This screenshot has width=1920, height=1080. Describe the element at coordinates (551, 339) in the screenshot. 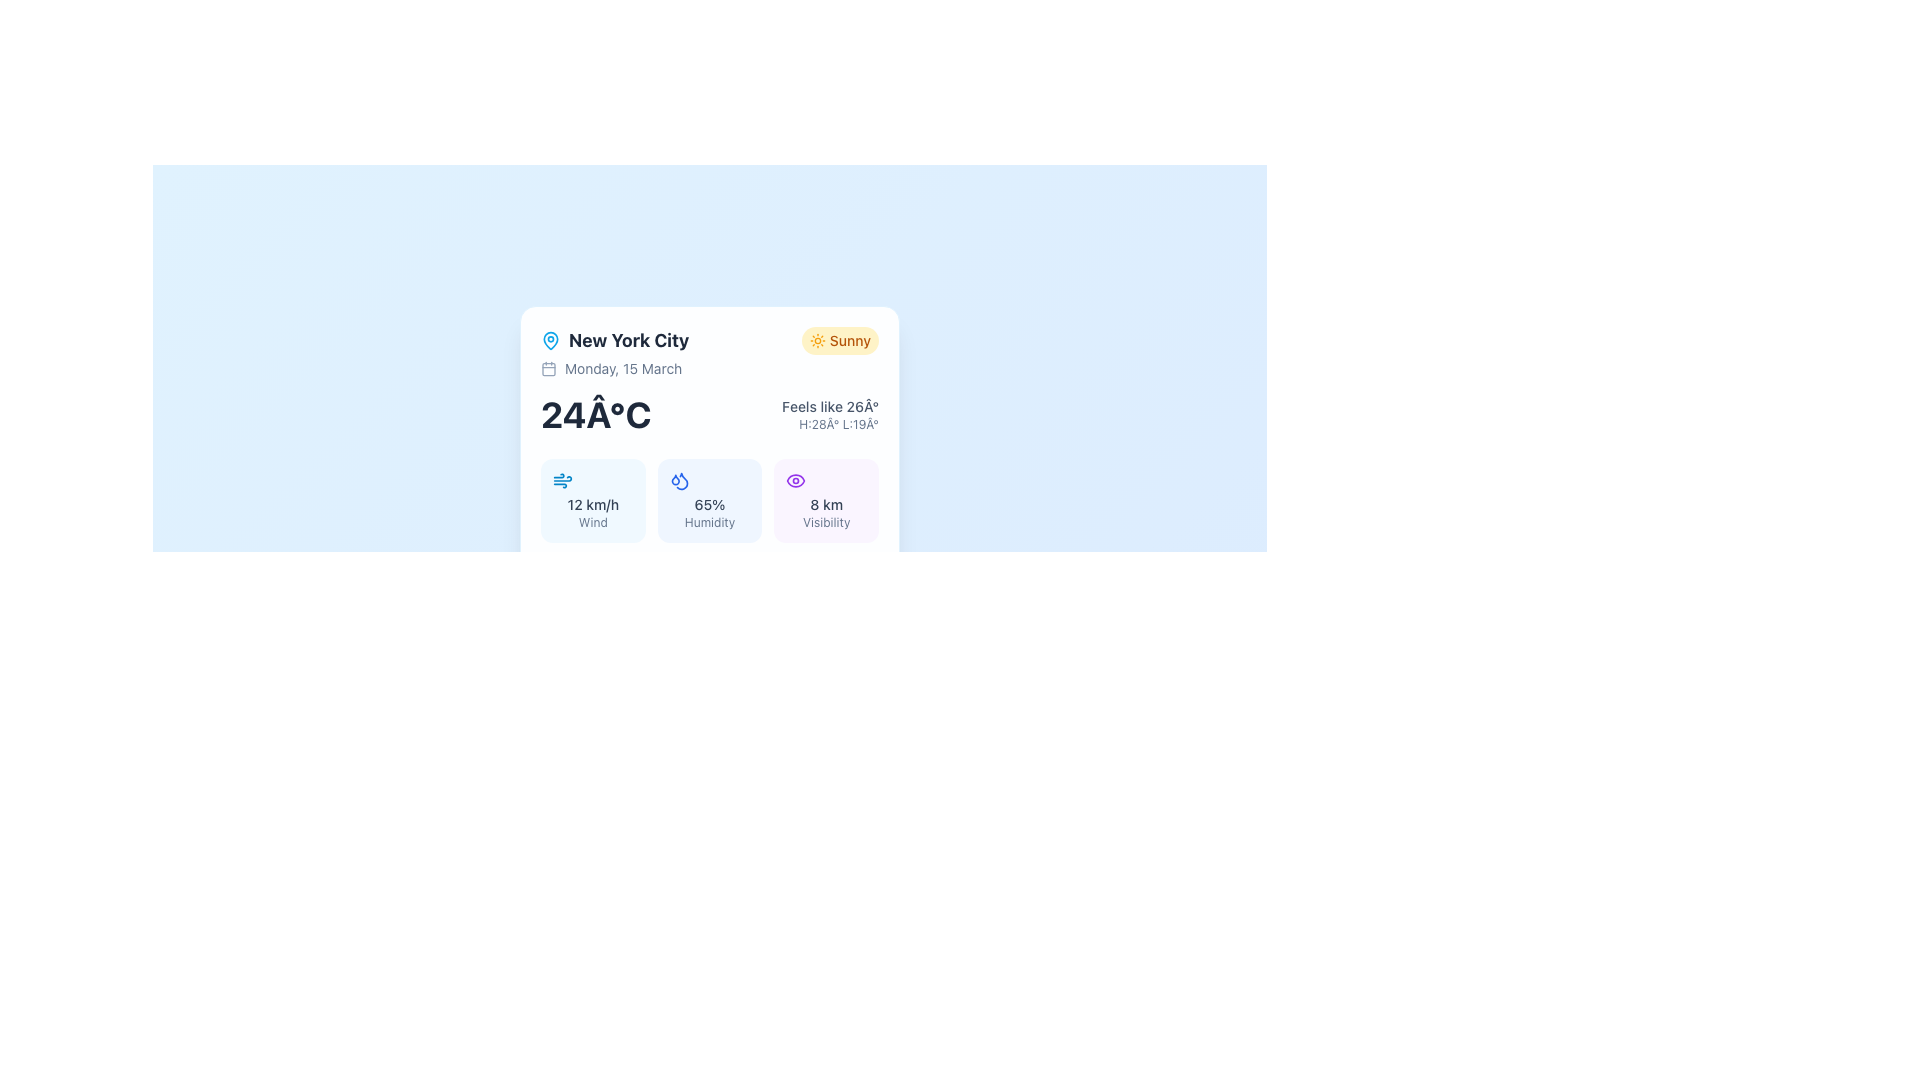

I see `the small pin-shaped icon resembling a location marker with a blue outline, located next to the text 'New York City'` at that location.